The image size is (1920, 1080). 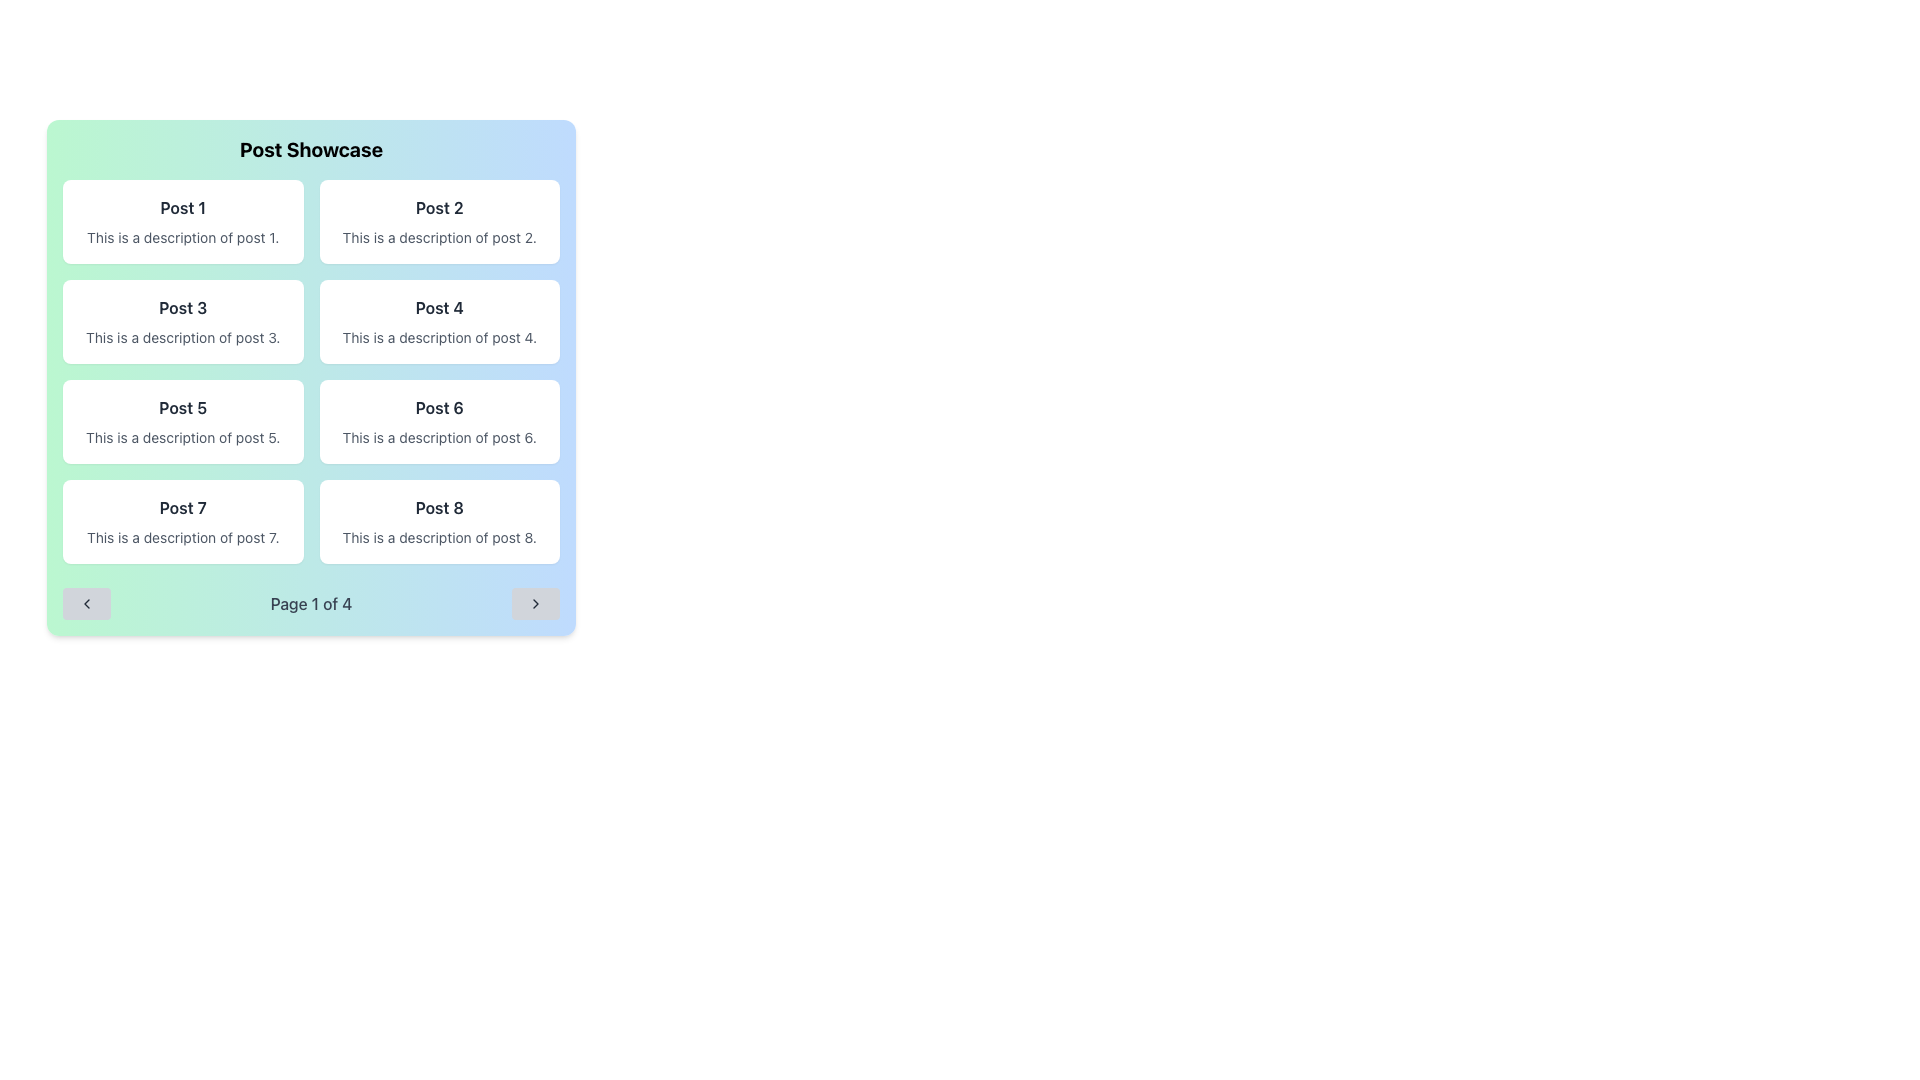 What do you see at coordinates (85, 603) in the screenshot?
I see `the leftward chevron icon located within the pagination controls button` at bounding box center [85, 603].